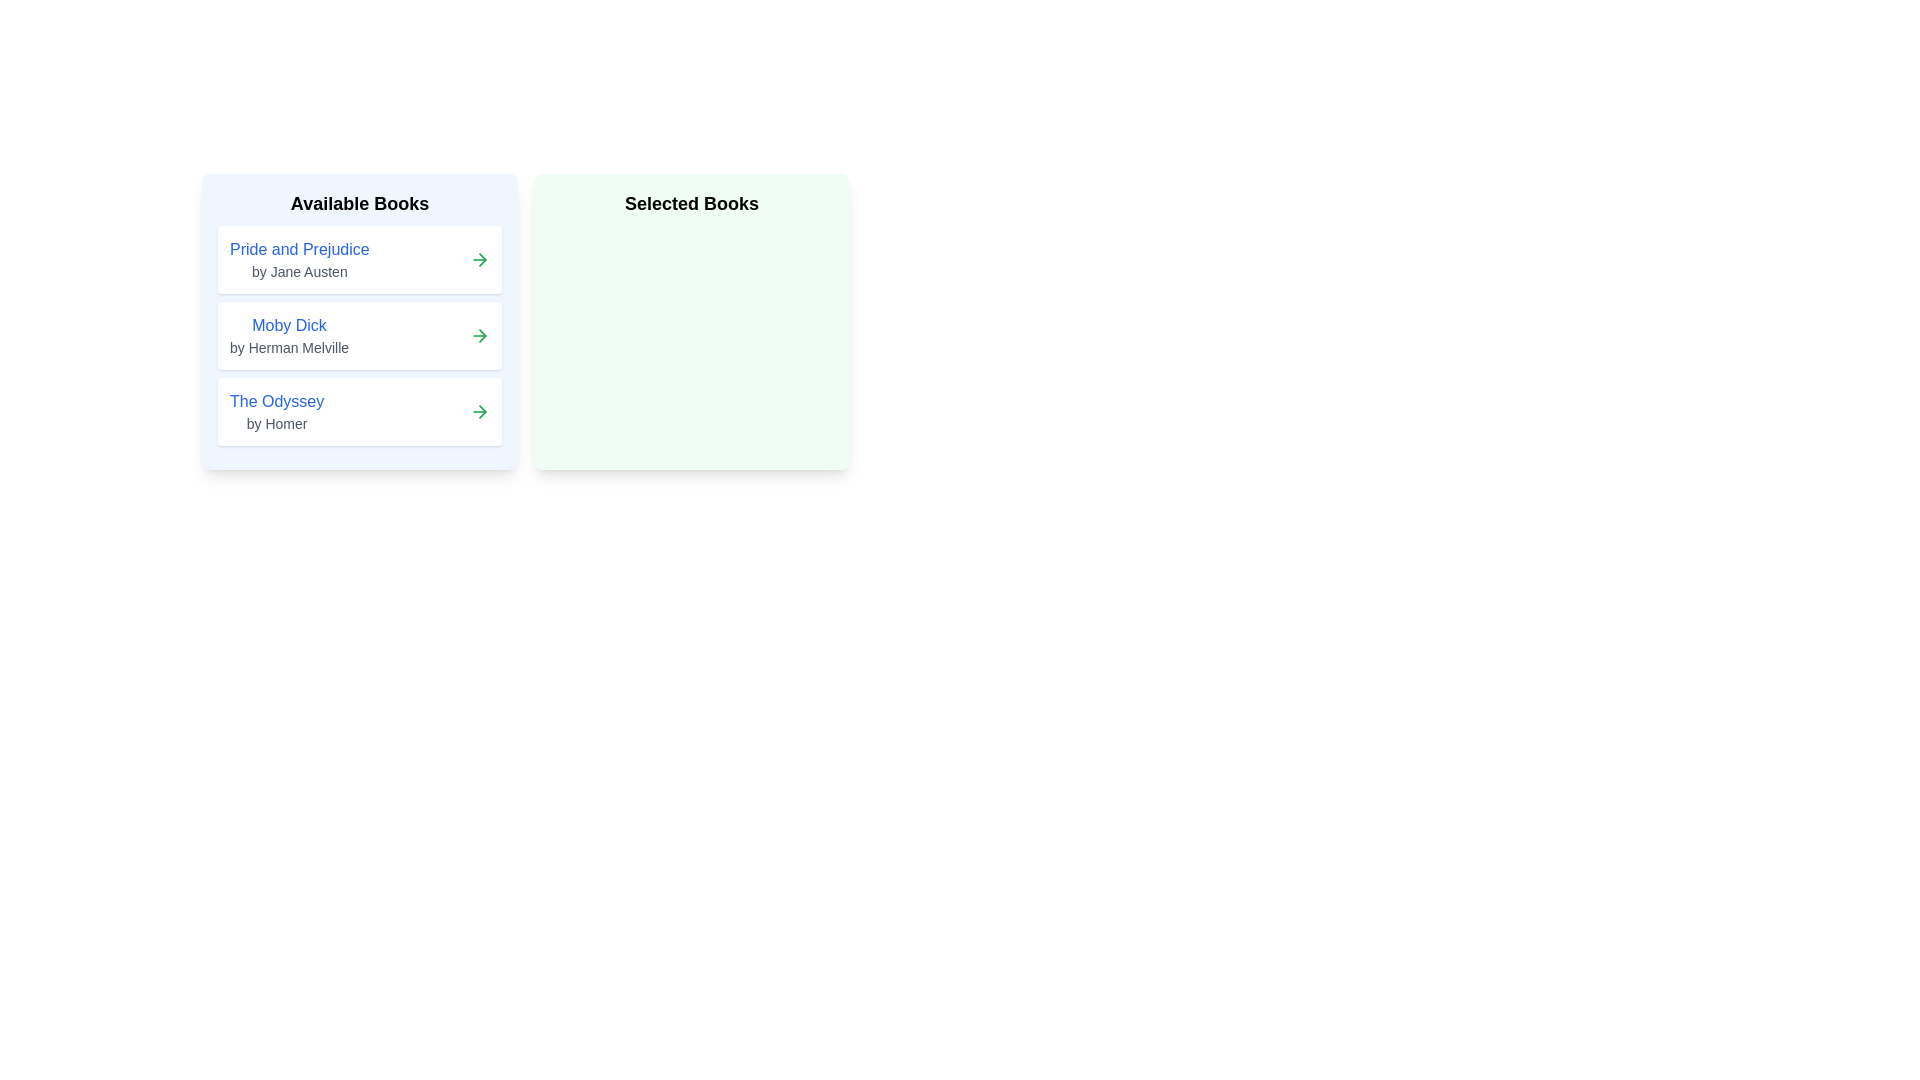  Describe the element at coordinates (288, 346) in the screenshot. I see `the text label displaying the author of the book 'Moby Dick', which is located under the title in the left panel labeled 'Available Books'` at that location.